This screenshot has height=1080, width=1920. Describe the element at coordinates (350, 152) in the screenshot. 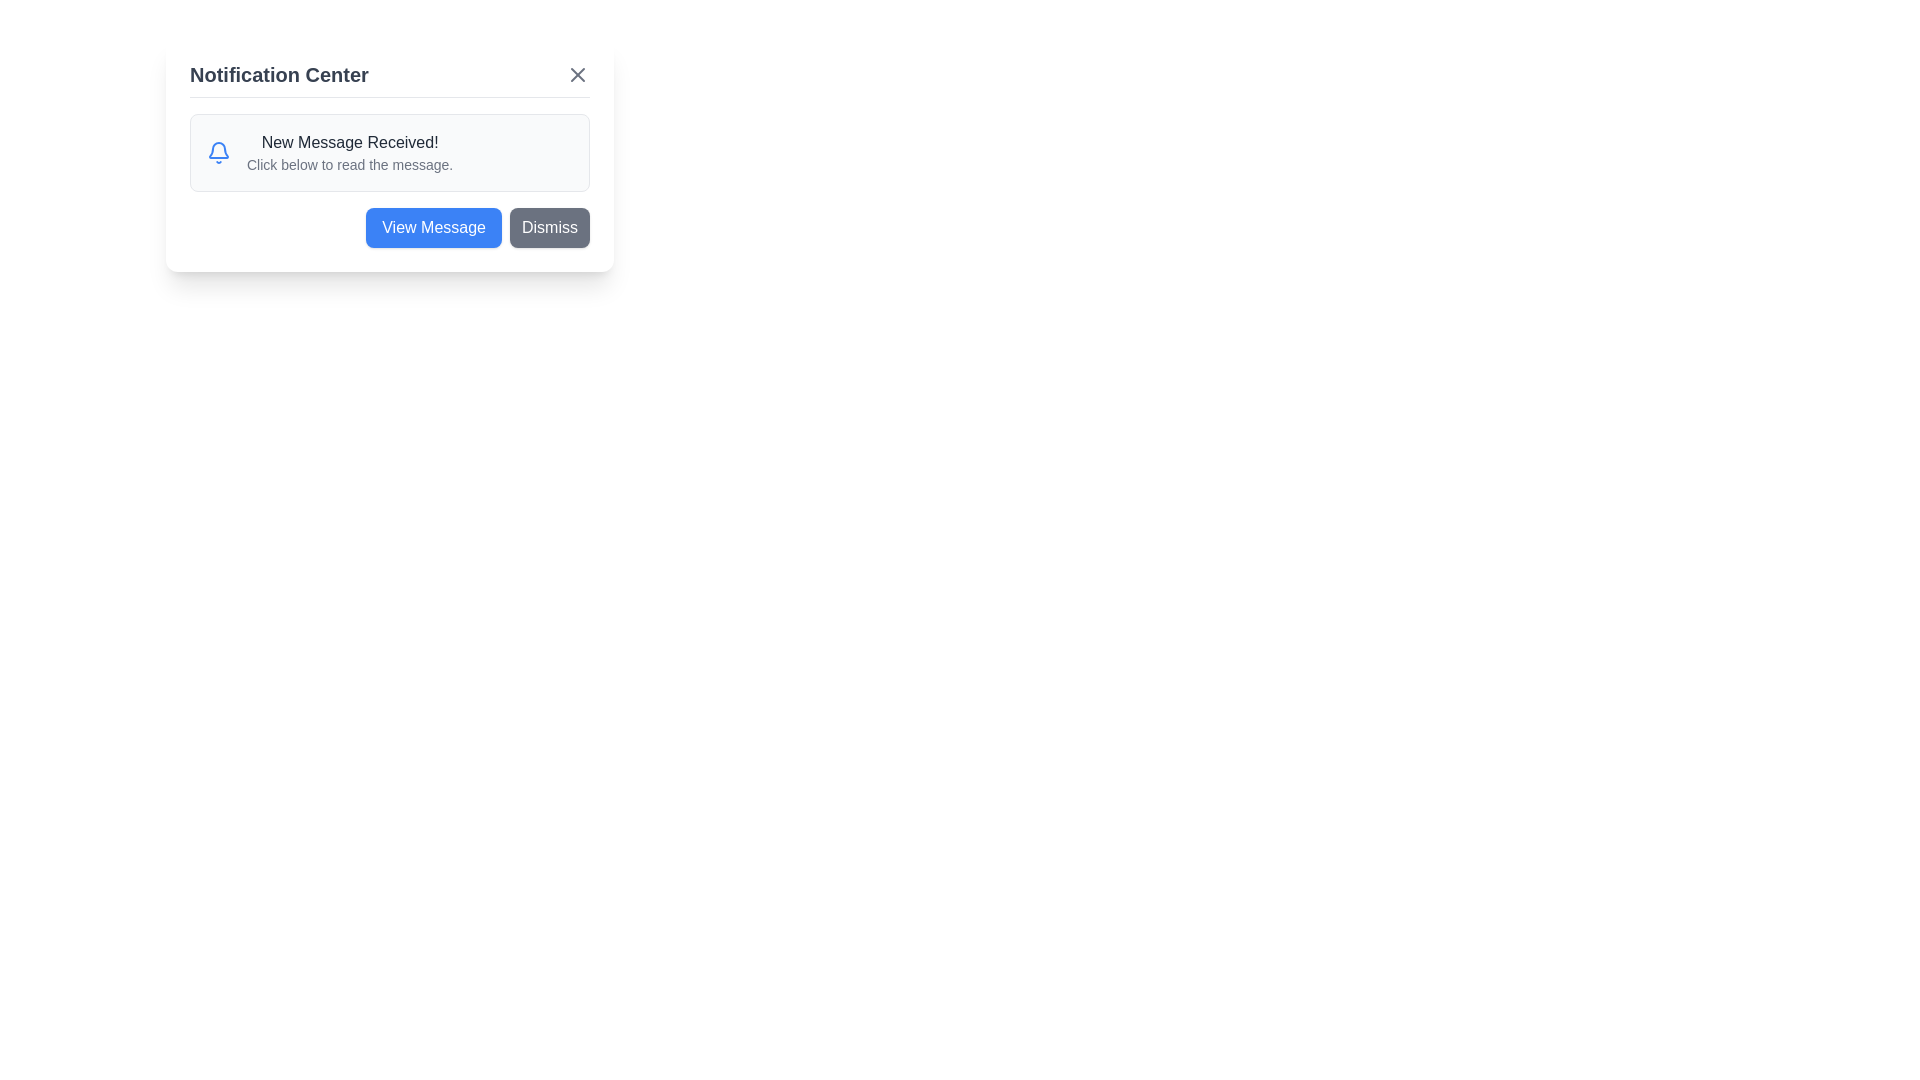

I see `the Text display element that conveys notification messages about newly received messages` at that location.